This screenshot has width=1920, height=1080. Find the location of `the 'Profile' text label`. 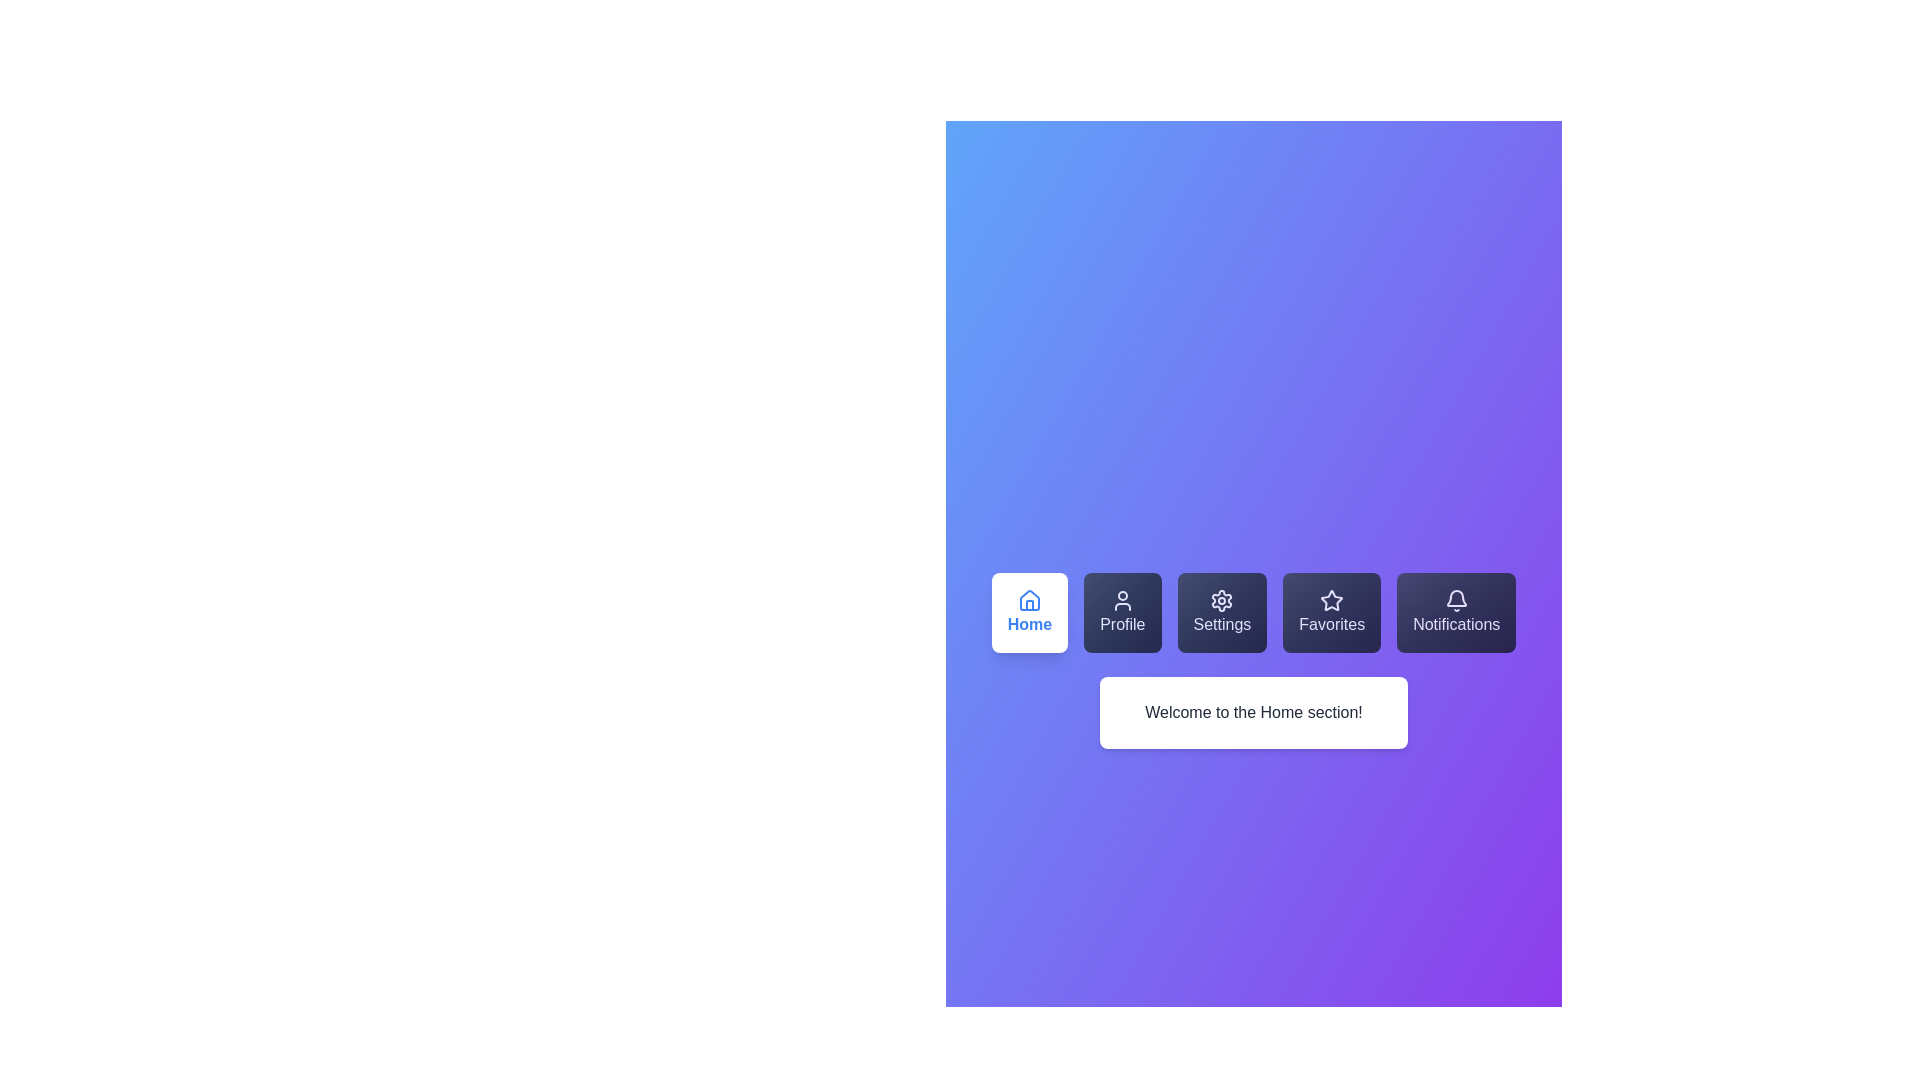

the 'Profile' text label is located at coordinates (1122, 623).